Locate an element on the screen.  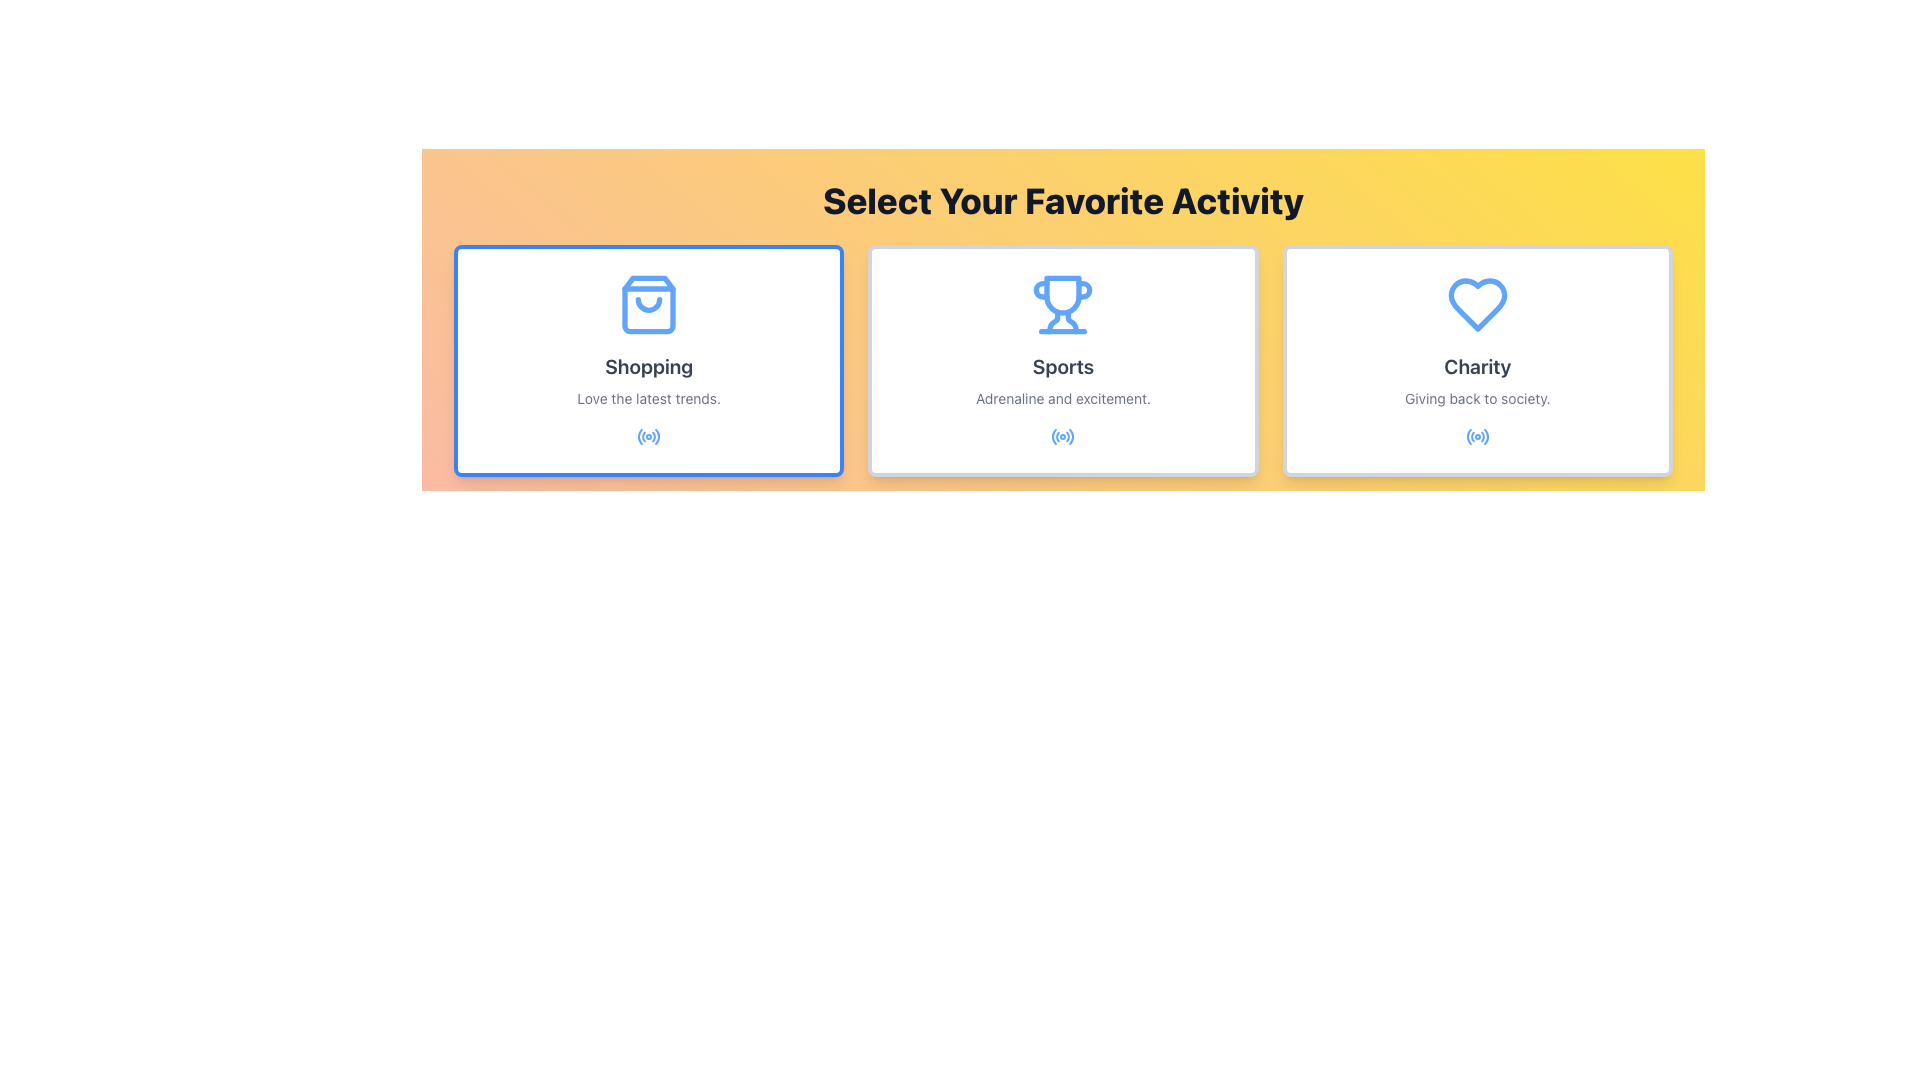
the text label displaying 'Giving back to society.' located below the 'Charity' text within the charity activity card is located at coordinates (1477, 398).